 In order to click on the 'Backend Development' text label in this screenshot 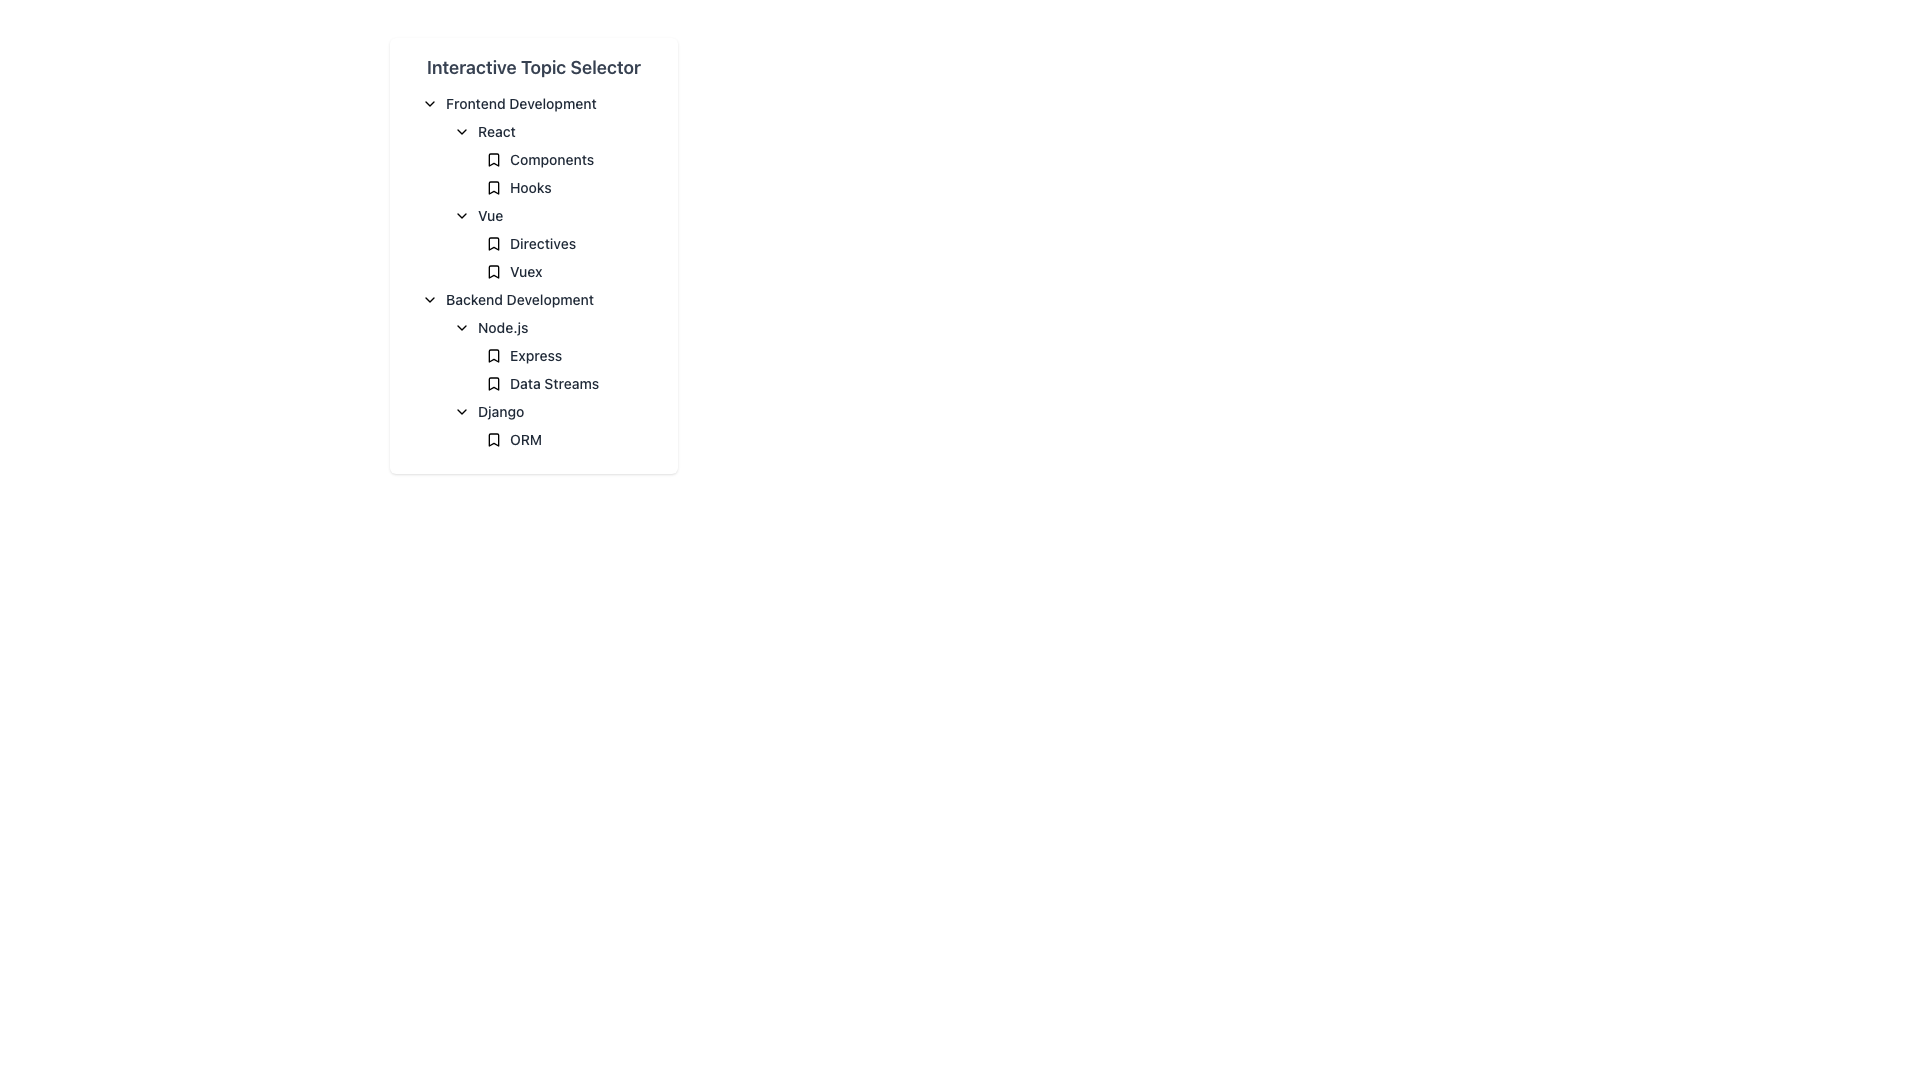, I will do `click(519, 300)`.